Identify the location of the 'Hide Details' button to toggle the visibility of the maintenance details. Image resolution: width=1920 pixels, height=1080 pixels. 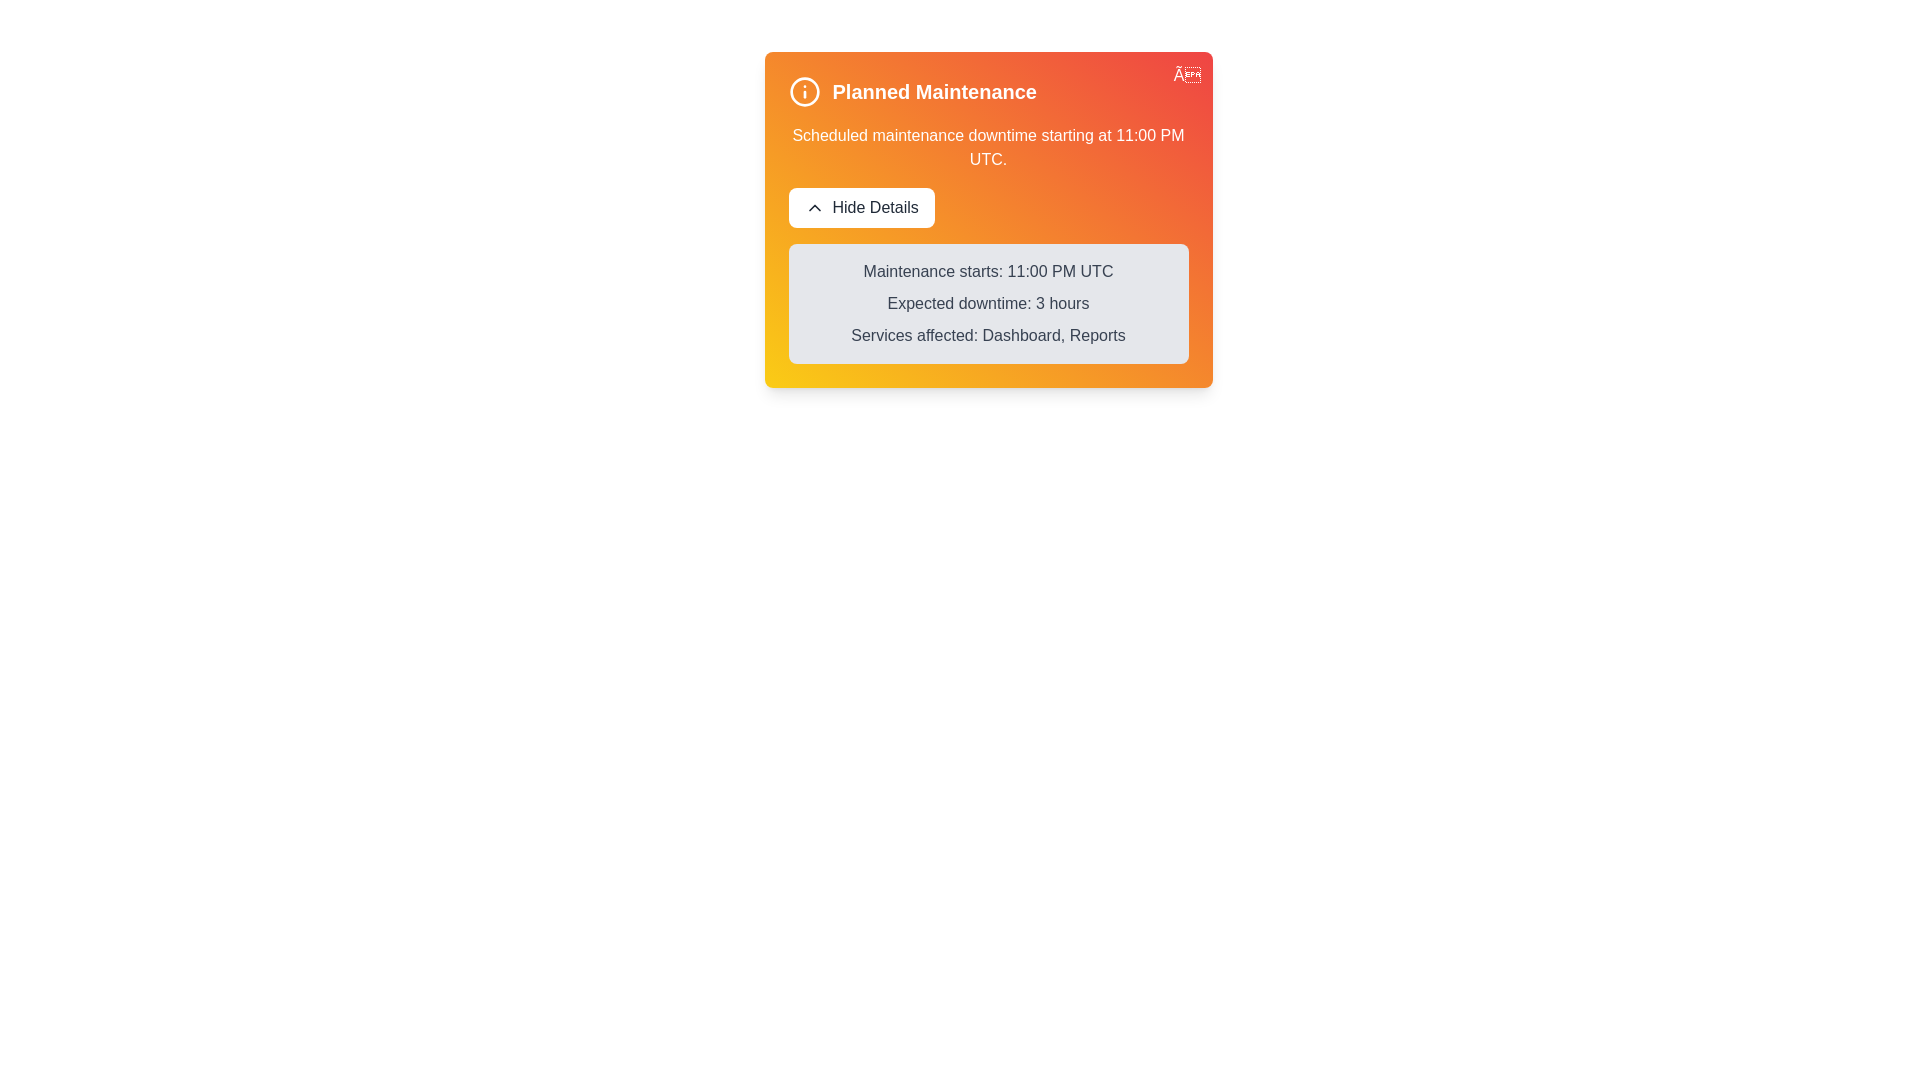
(861, 208).